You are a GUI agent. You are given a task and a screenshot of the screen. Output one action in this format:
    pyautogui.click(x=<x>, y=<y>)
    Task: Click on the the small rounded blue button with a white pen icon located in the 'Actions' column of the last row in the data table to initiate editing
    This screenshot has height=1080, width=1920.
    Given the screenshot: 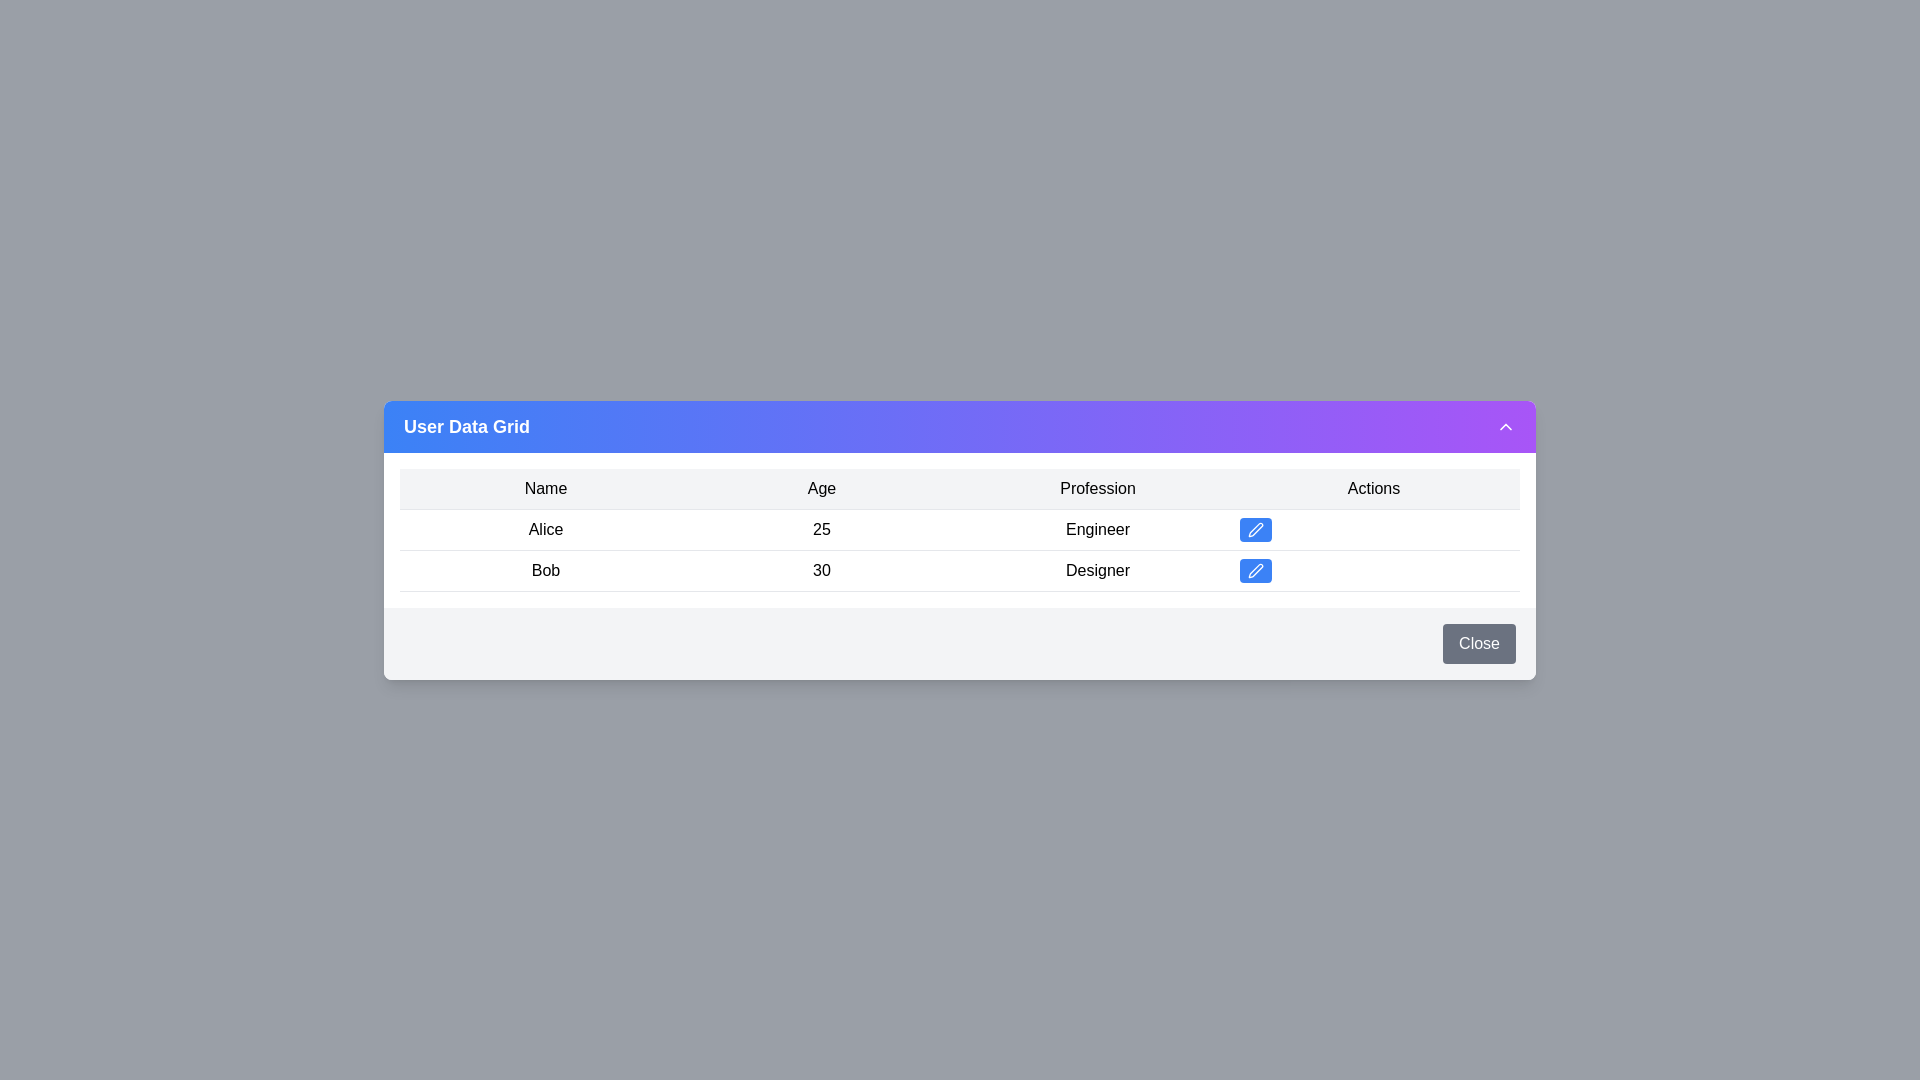 What is the action you would take?
    pyautogui.click(x=1255, y=570)
    